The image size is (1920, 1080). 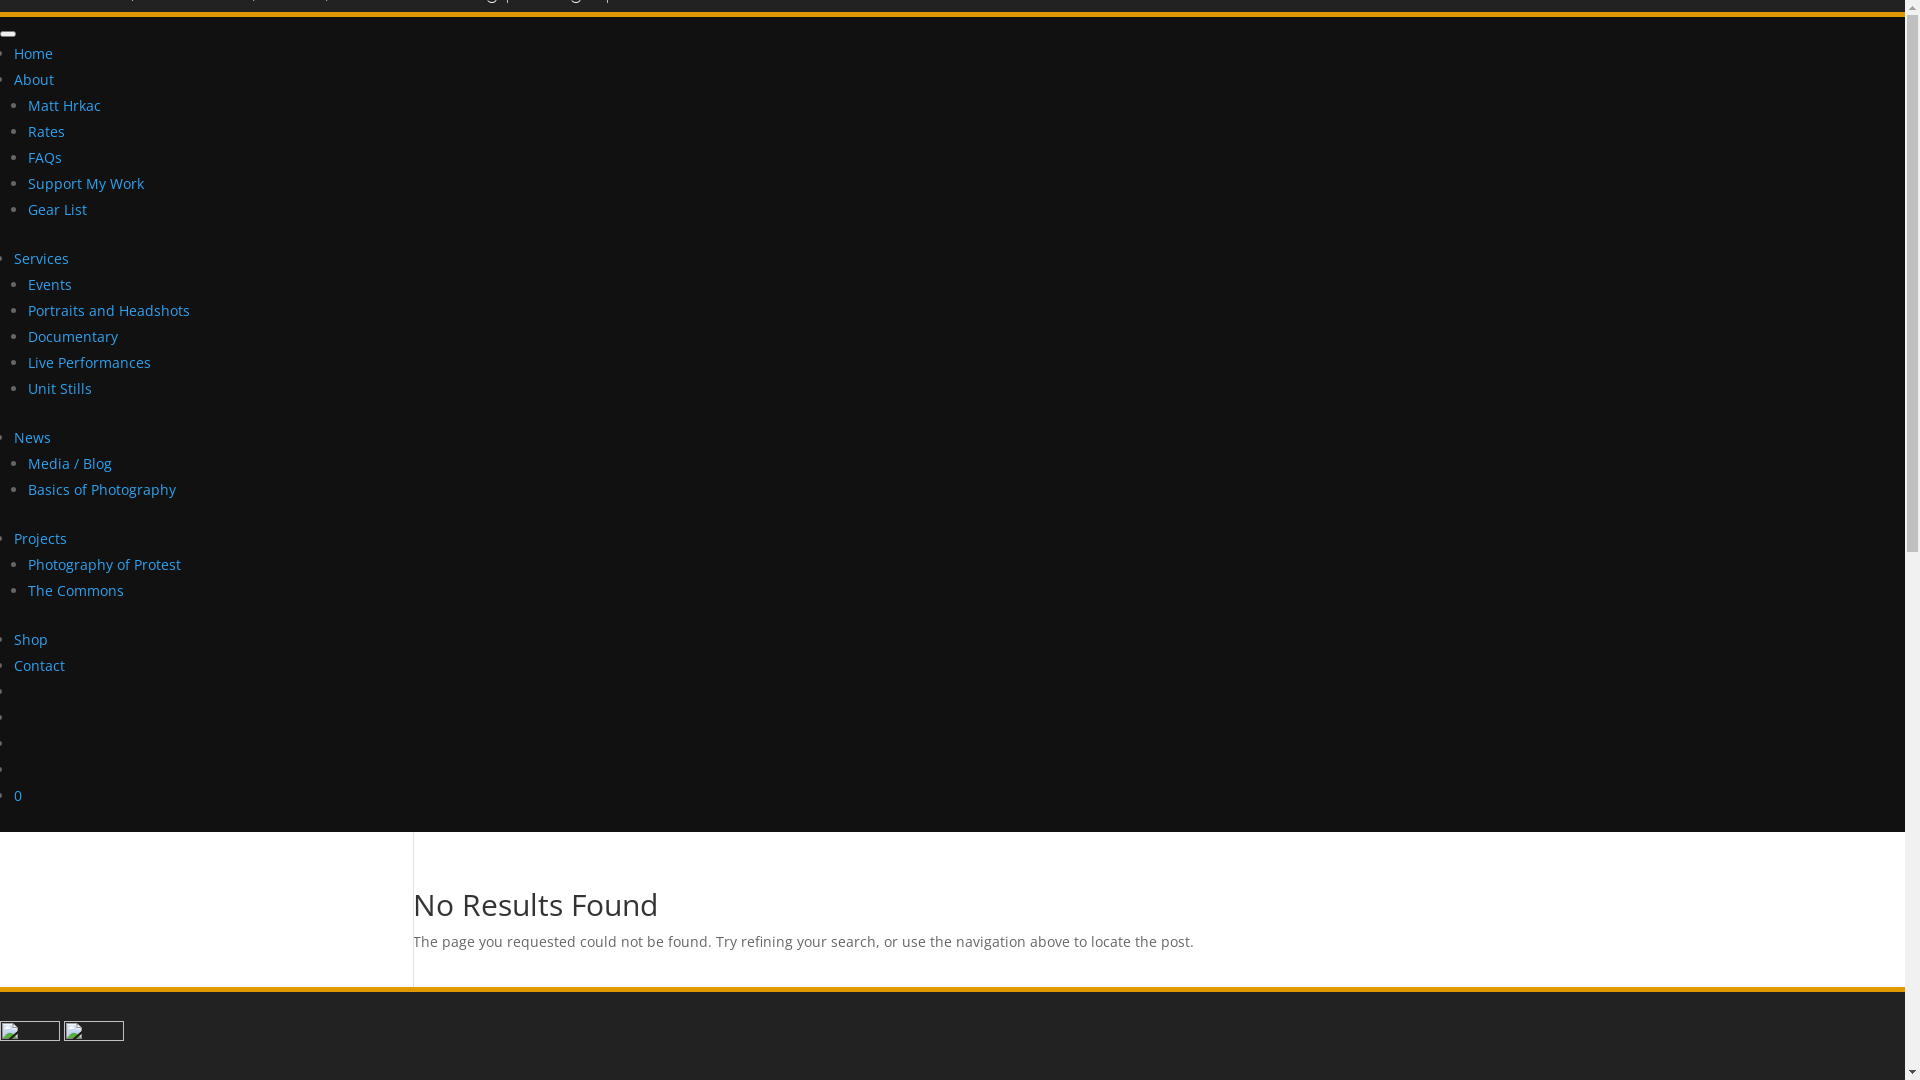 I want to click on 'Photography of Protest', so click(x=103, y=564).